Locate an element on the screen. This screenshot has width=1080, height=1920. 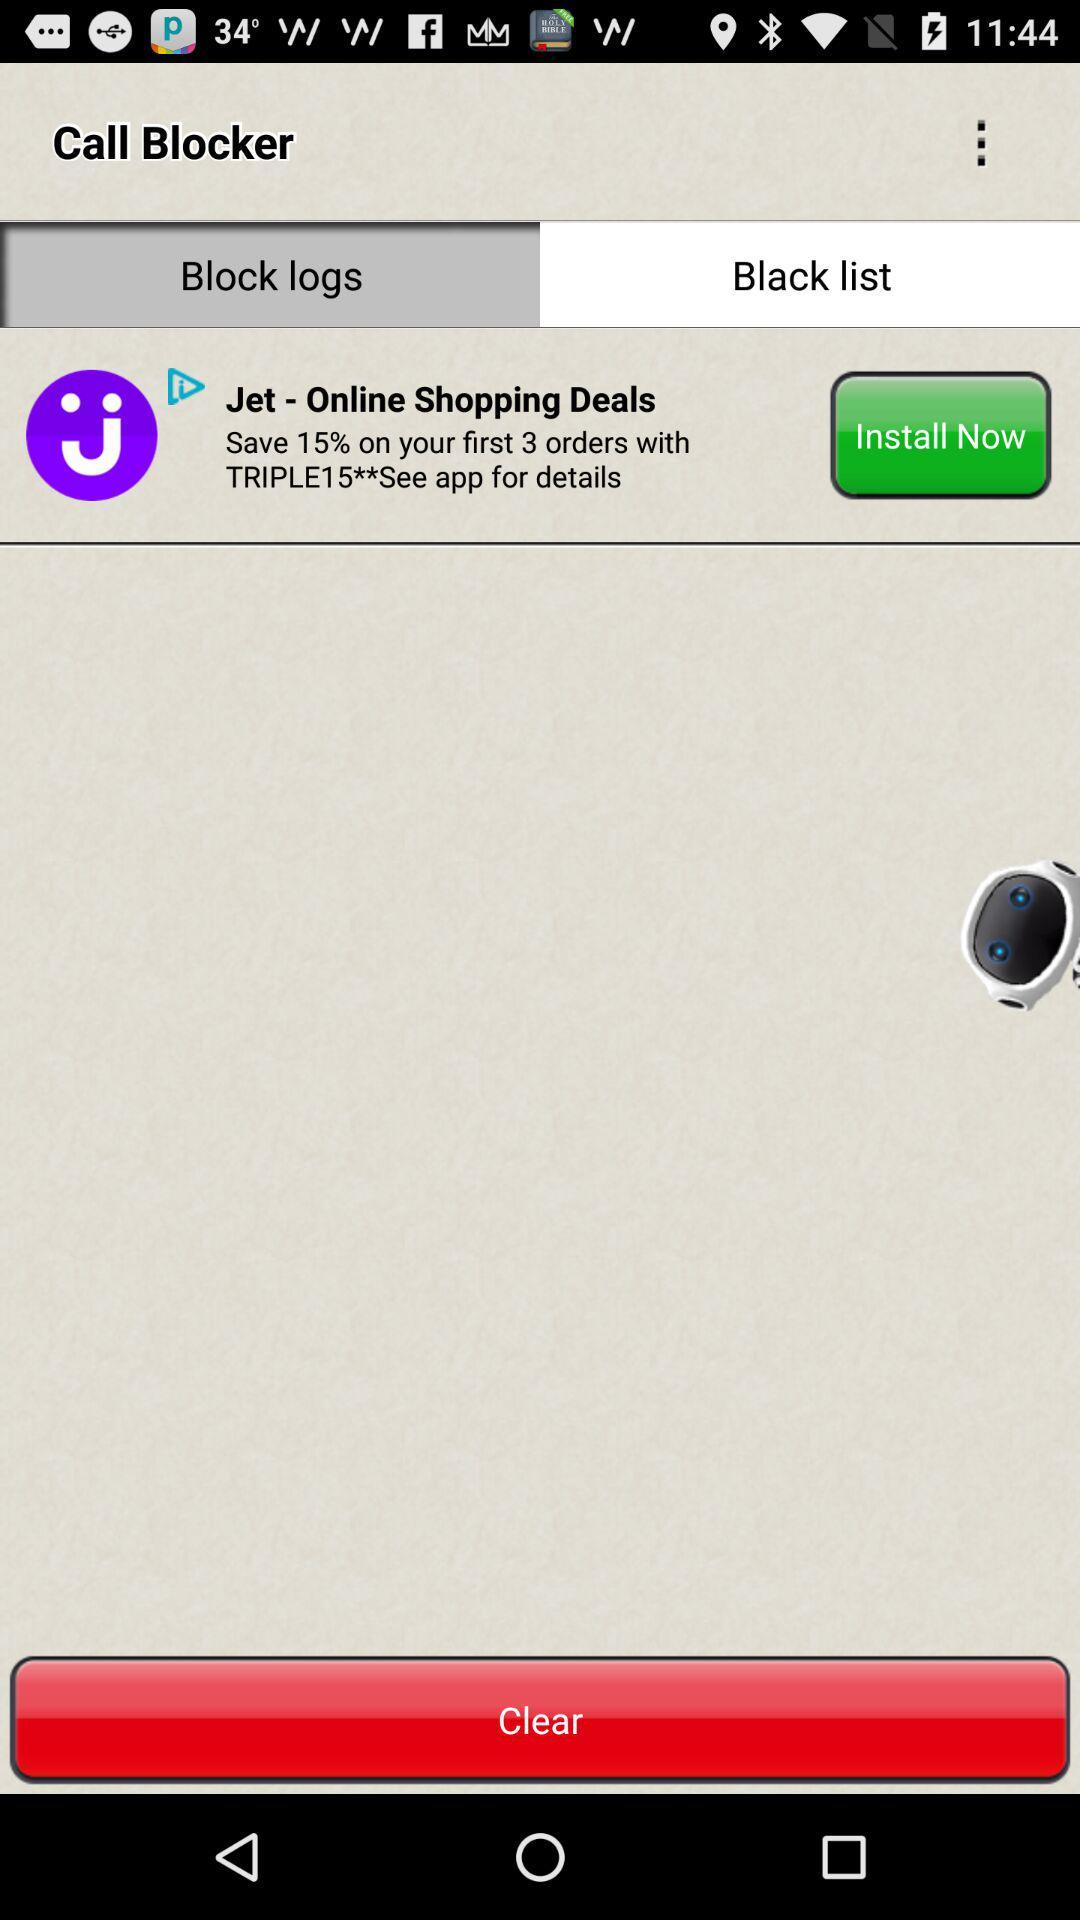
the red color button is located at coordinates (540, 1719).